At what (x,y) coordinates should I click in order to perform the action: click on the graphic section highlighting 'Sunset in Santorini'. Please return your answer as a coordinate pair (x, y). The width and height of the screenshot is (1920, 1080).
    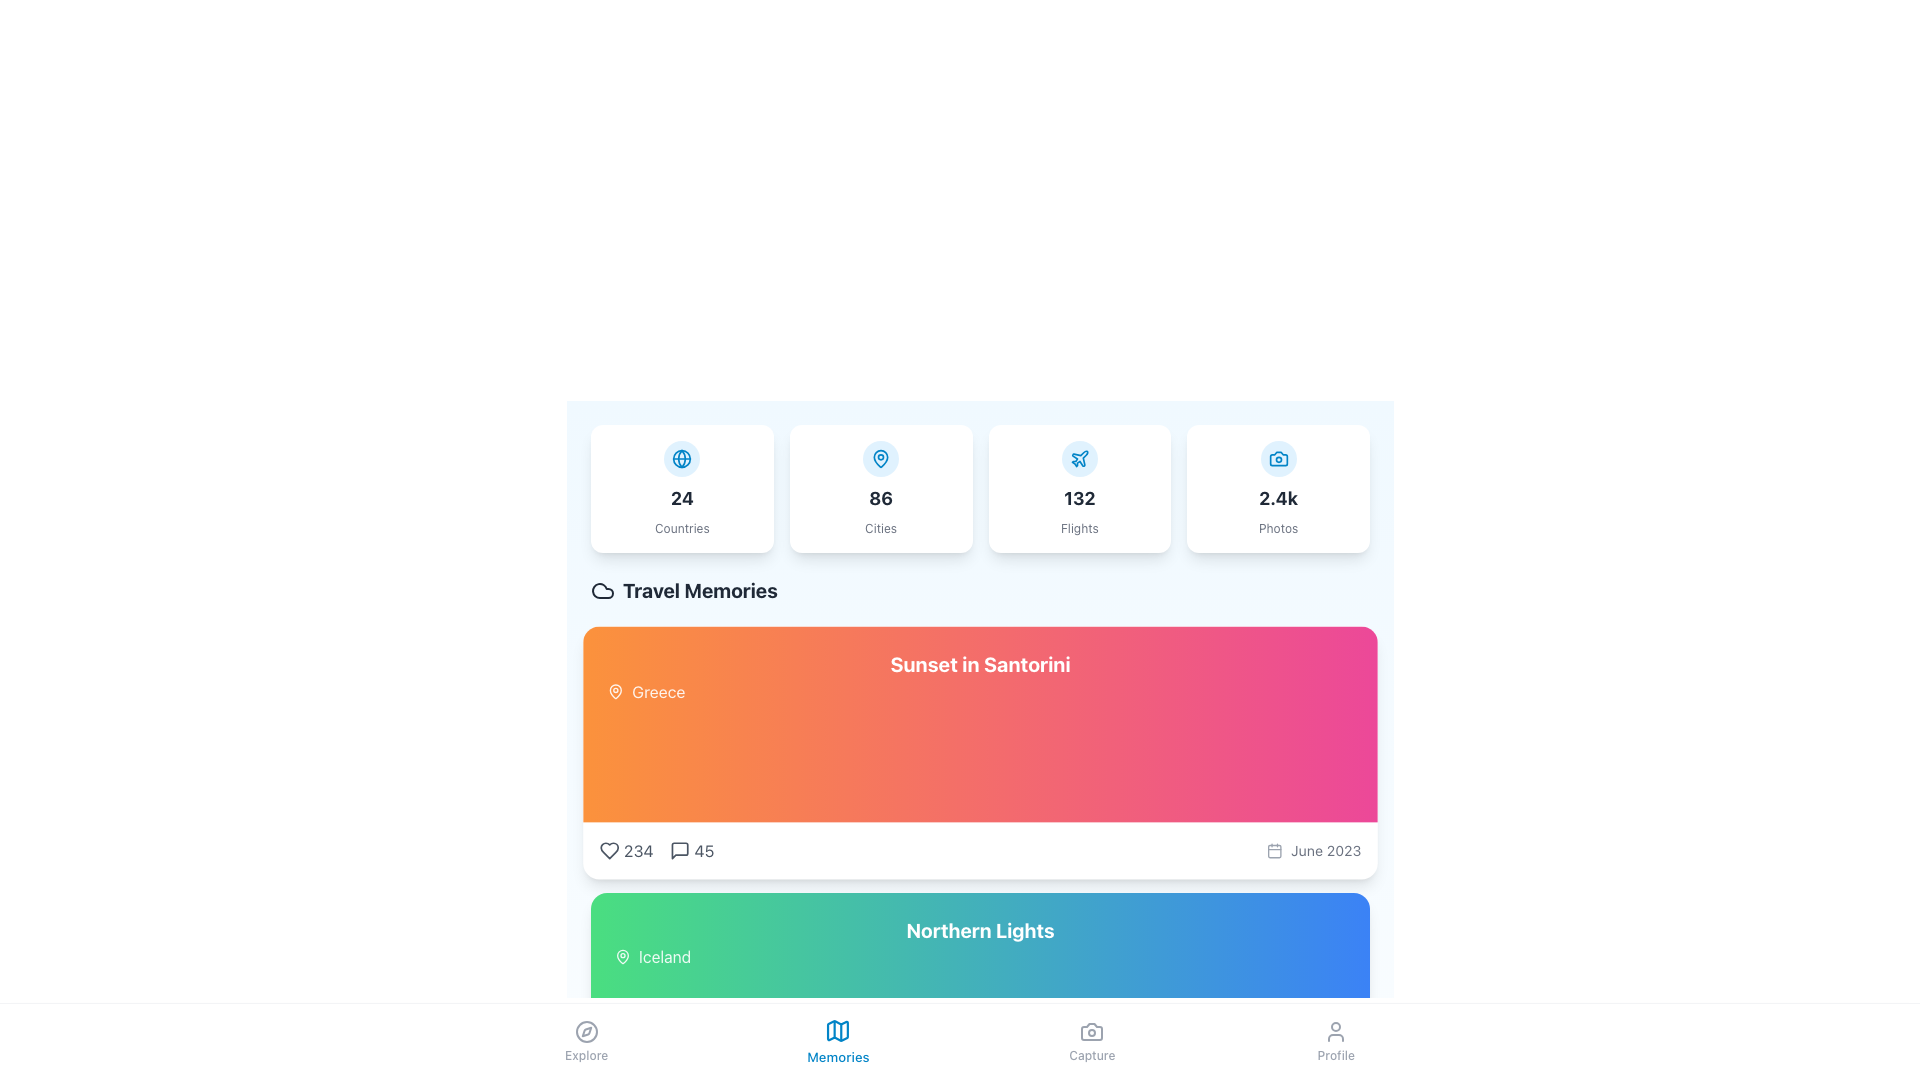
    Looking at the image, I should click on (980, 724).